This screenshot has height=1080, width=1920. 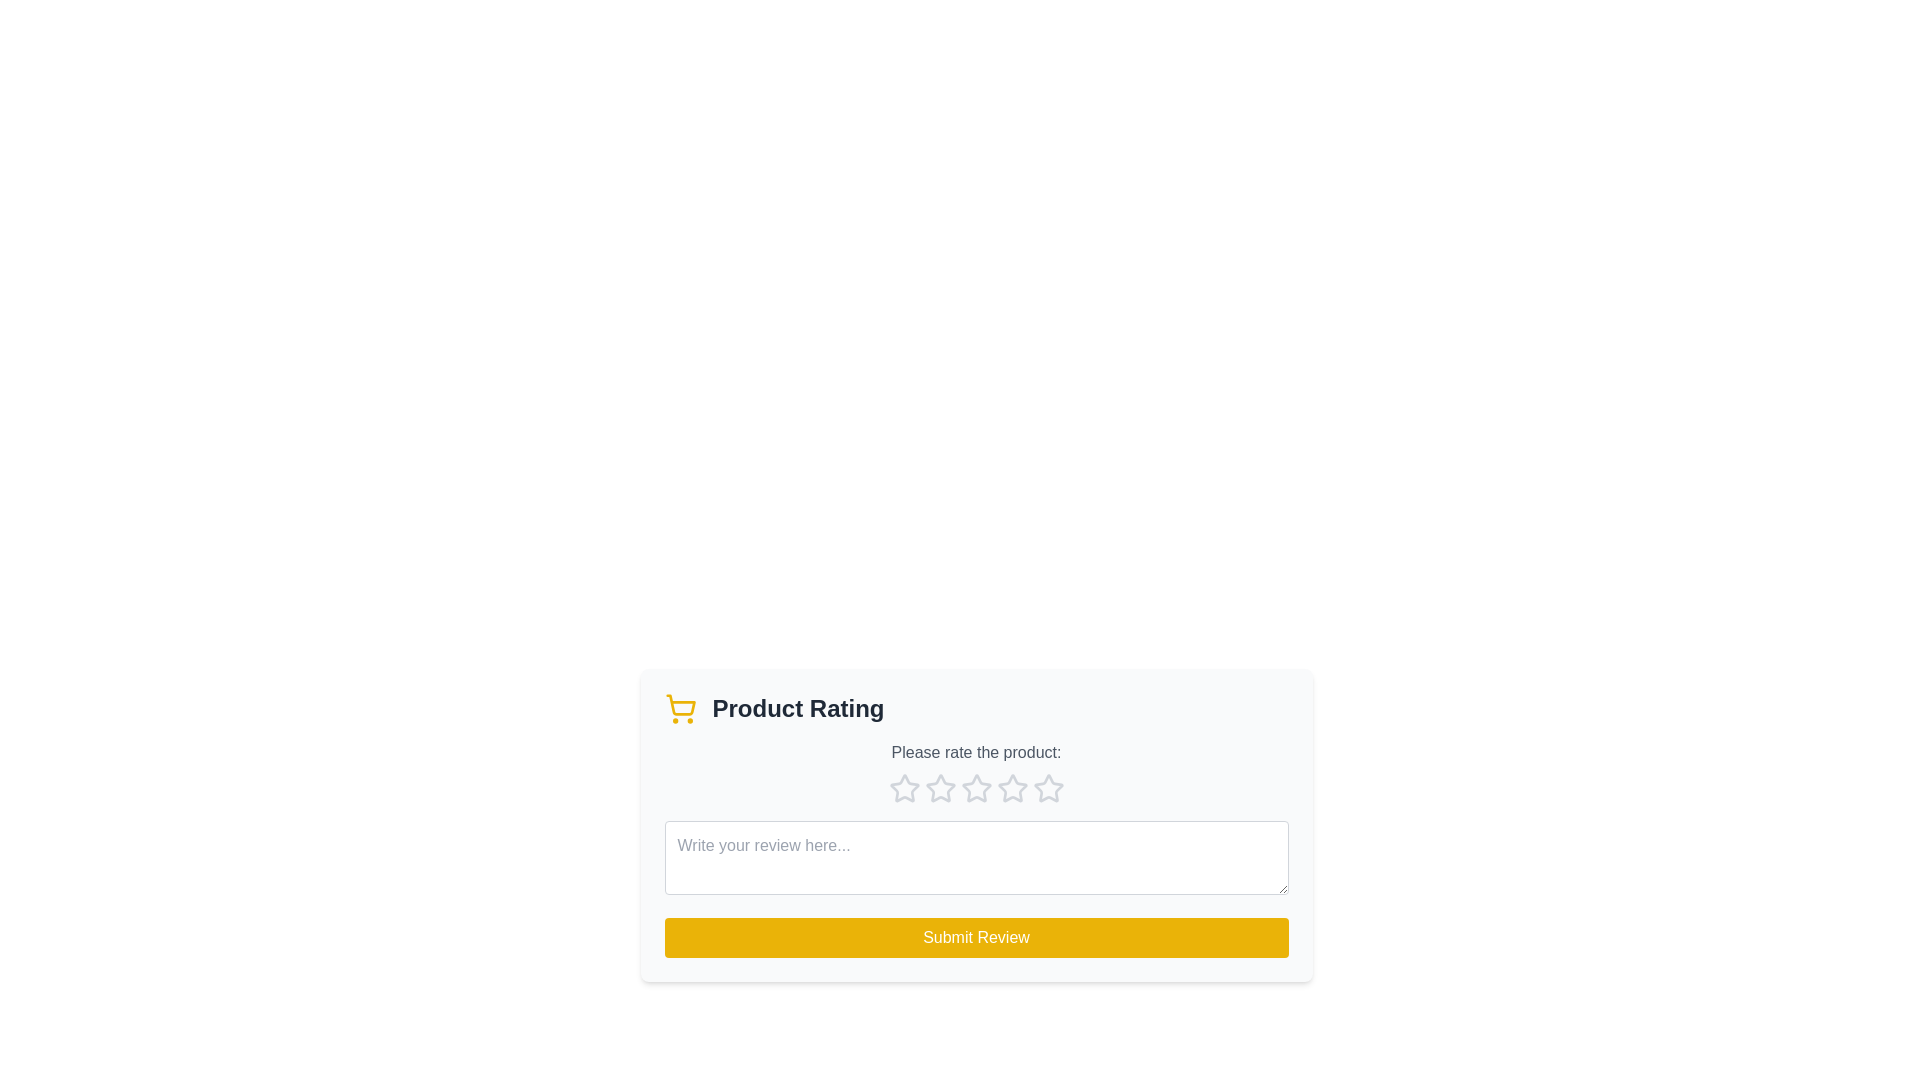 I want to click on the last star icon in the interactive visual rating control, so click(x=1047, y=788).